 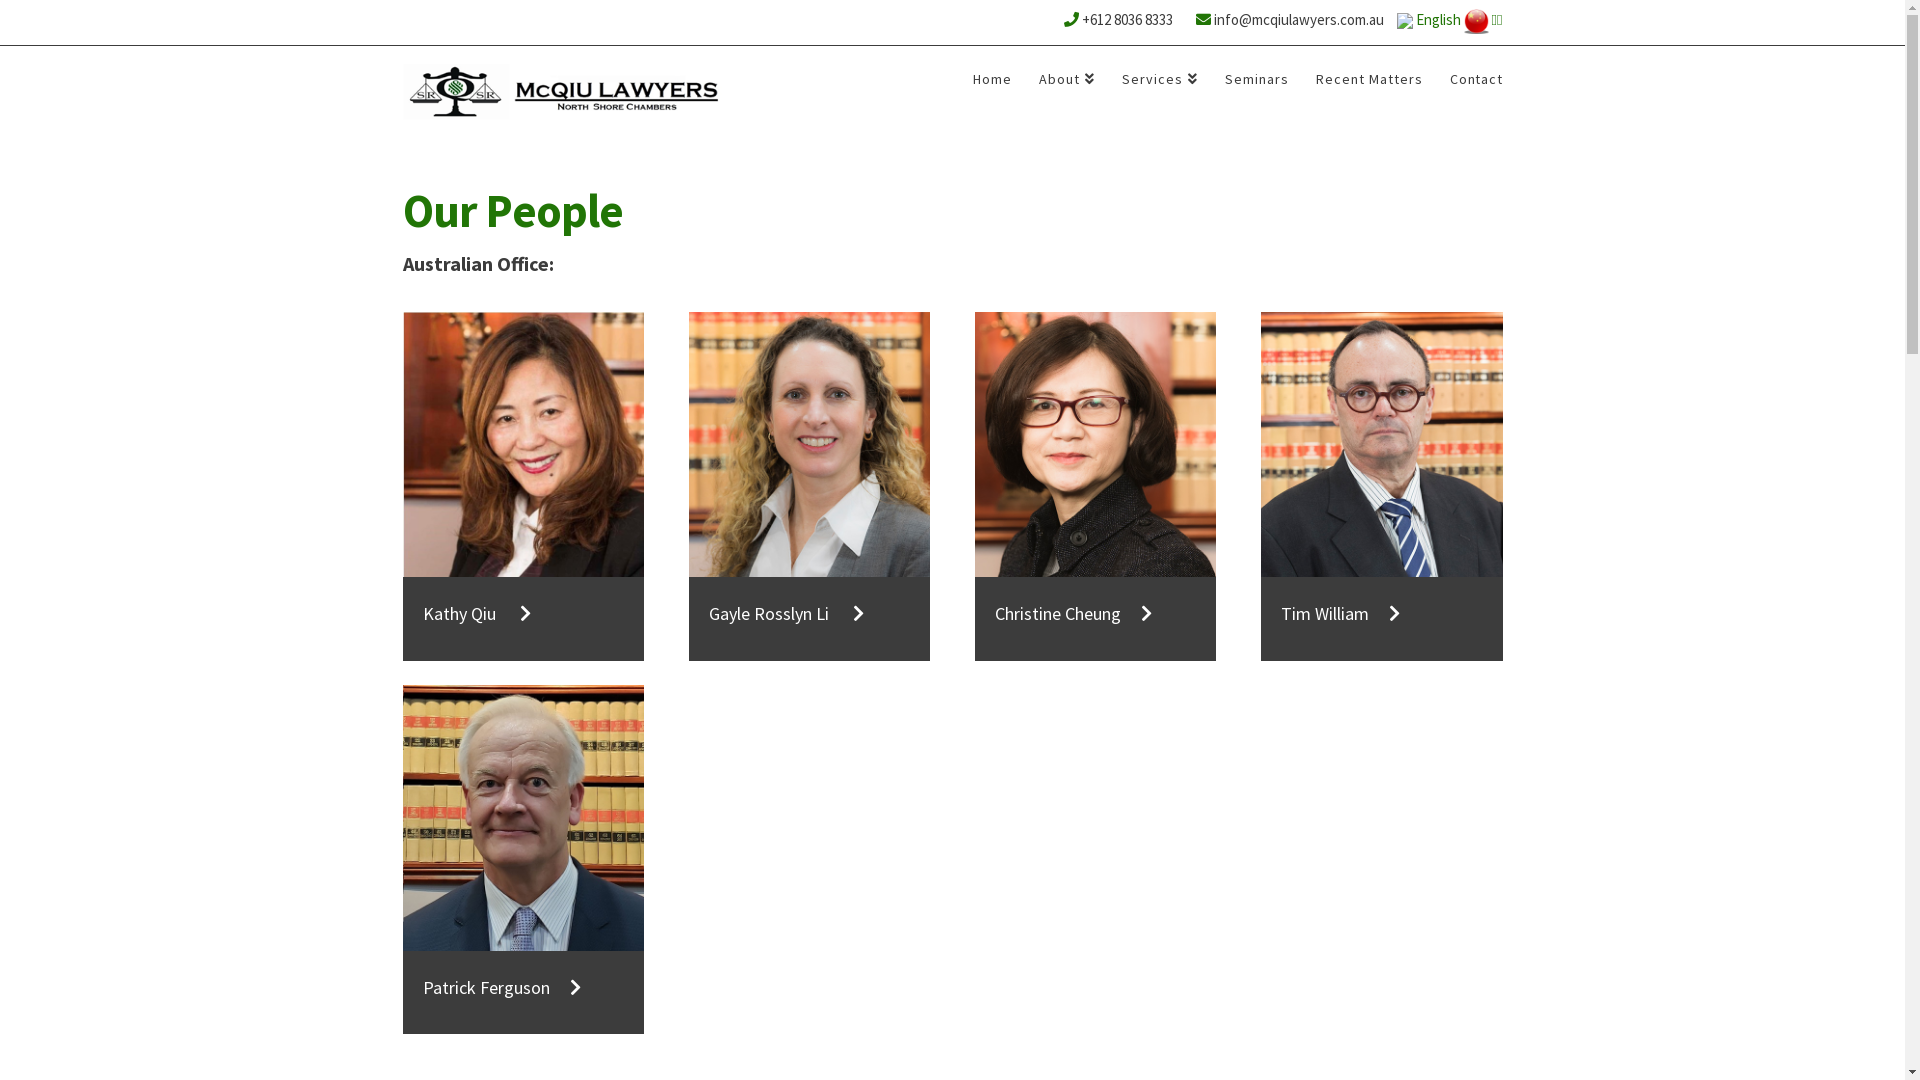 I want to click on 'About', so click(x=1065, y=84).